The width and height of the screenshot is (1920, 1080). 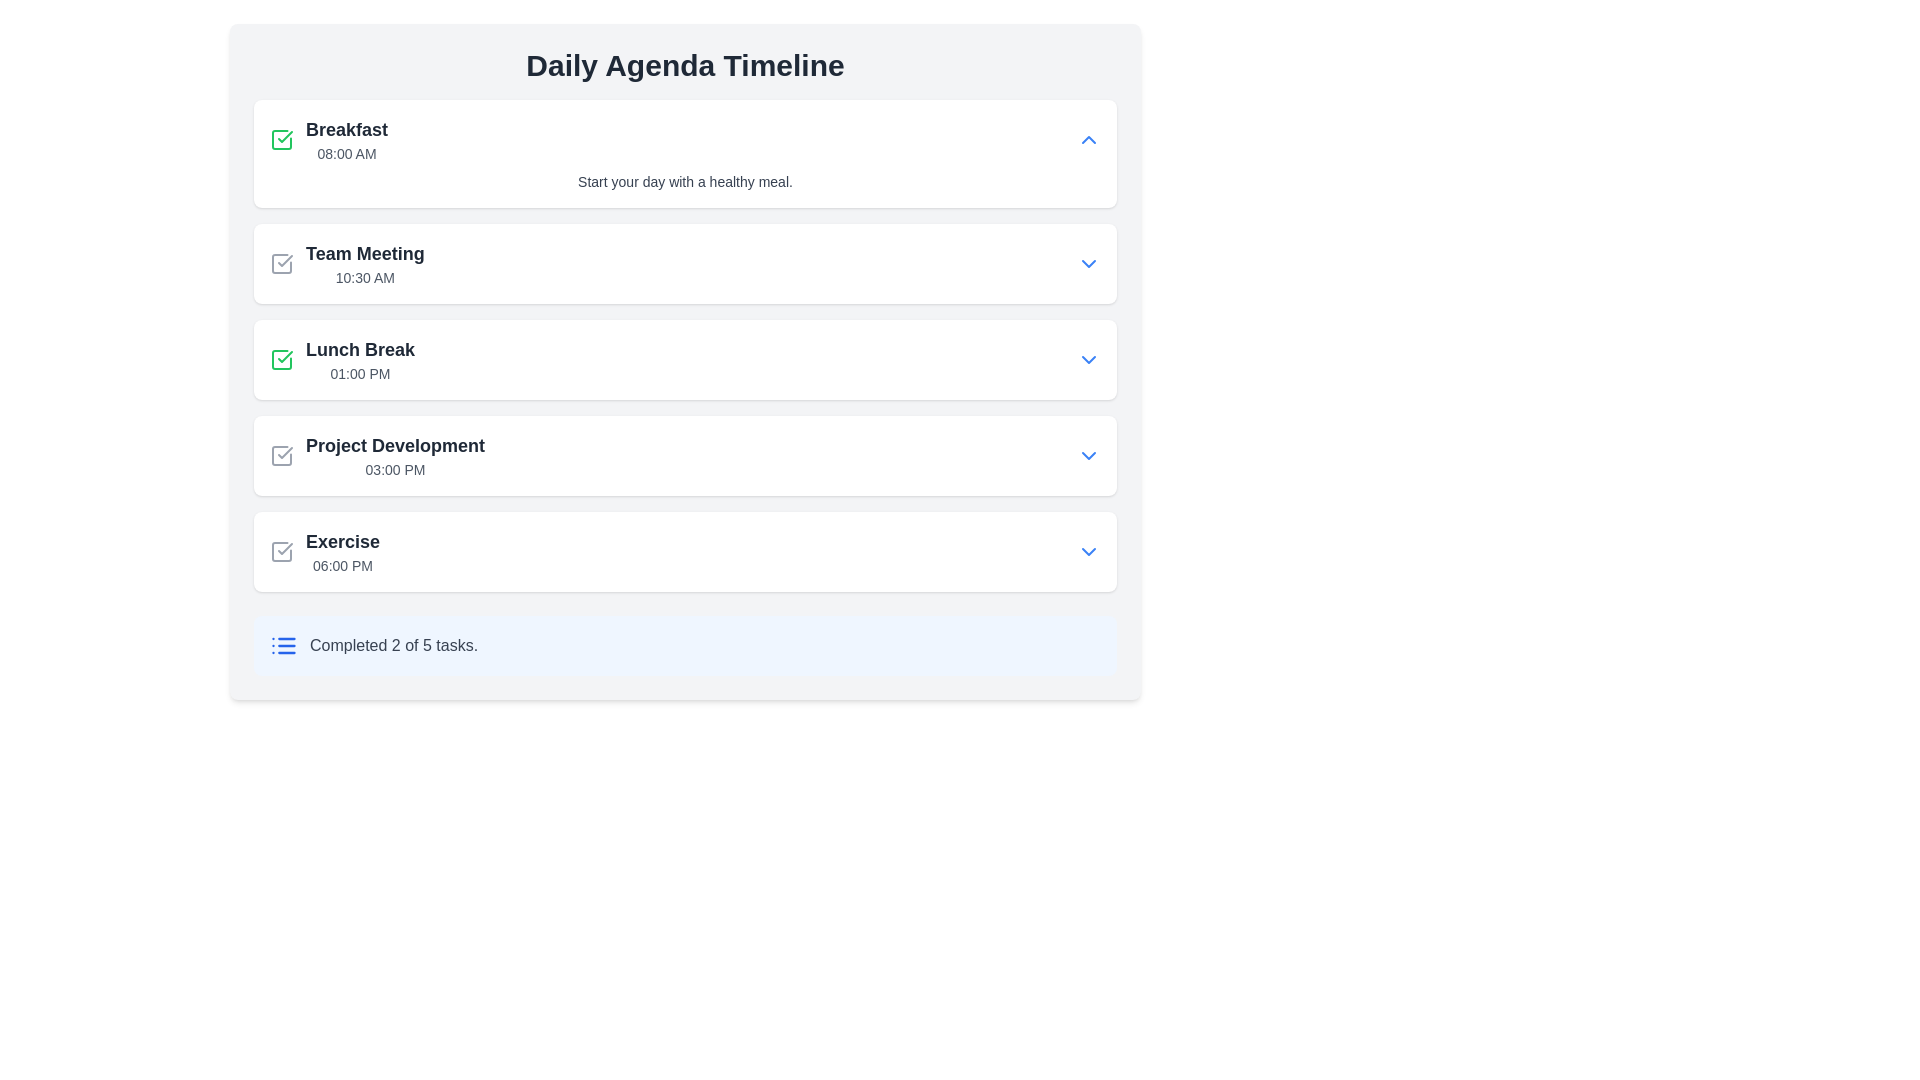 What do you see at coordinates (377, 455) in the screenshot?
I see `the 'Project Development' task item in the agenda interface` at bounding box center [377, 455].